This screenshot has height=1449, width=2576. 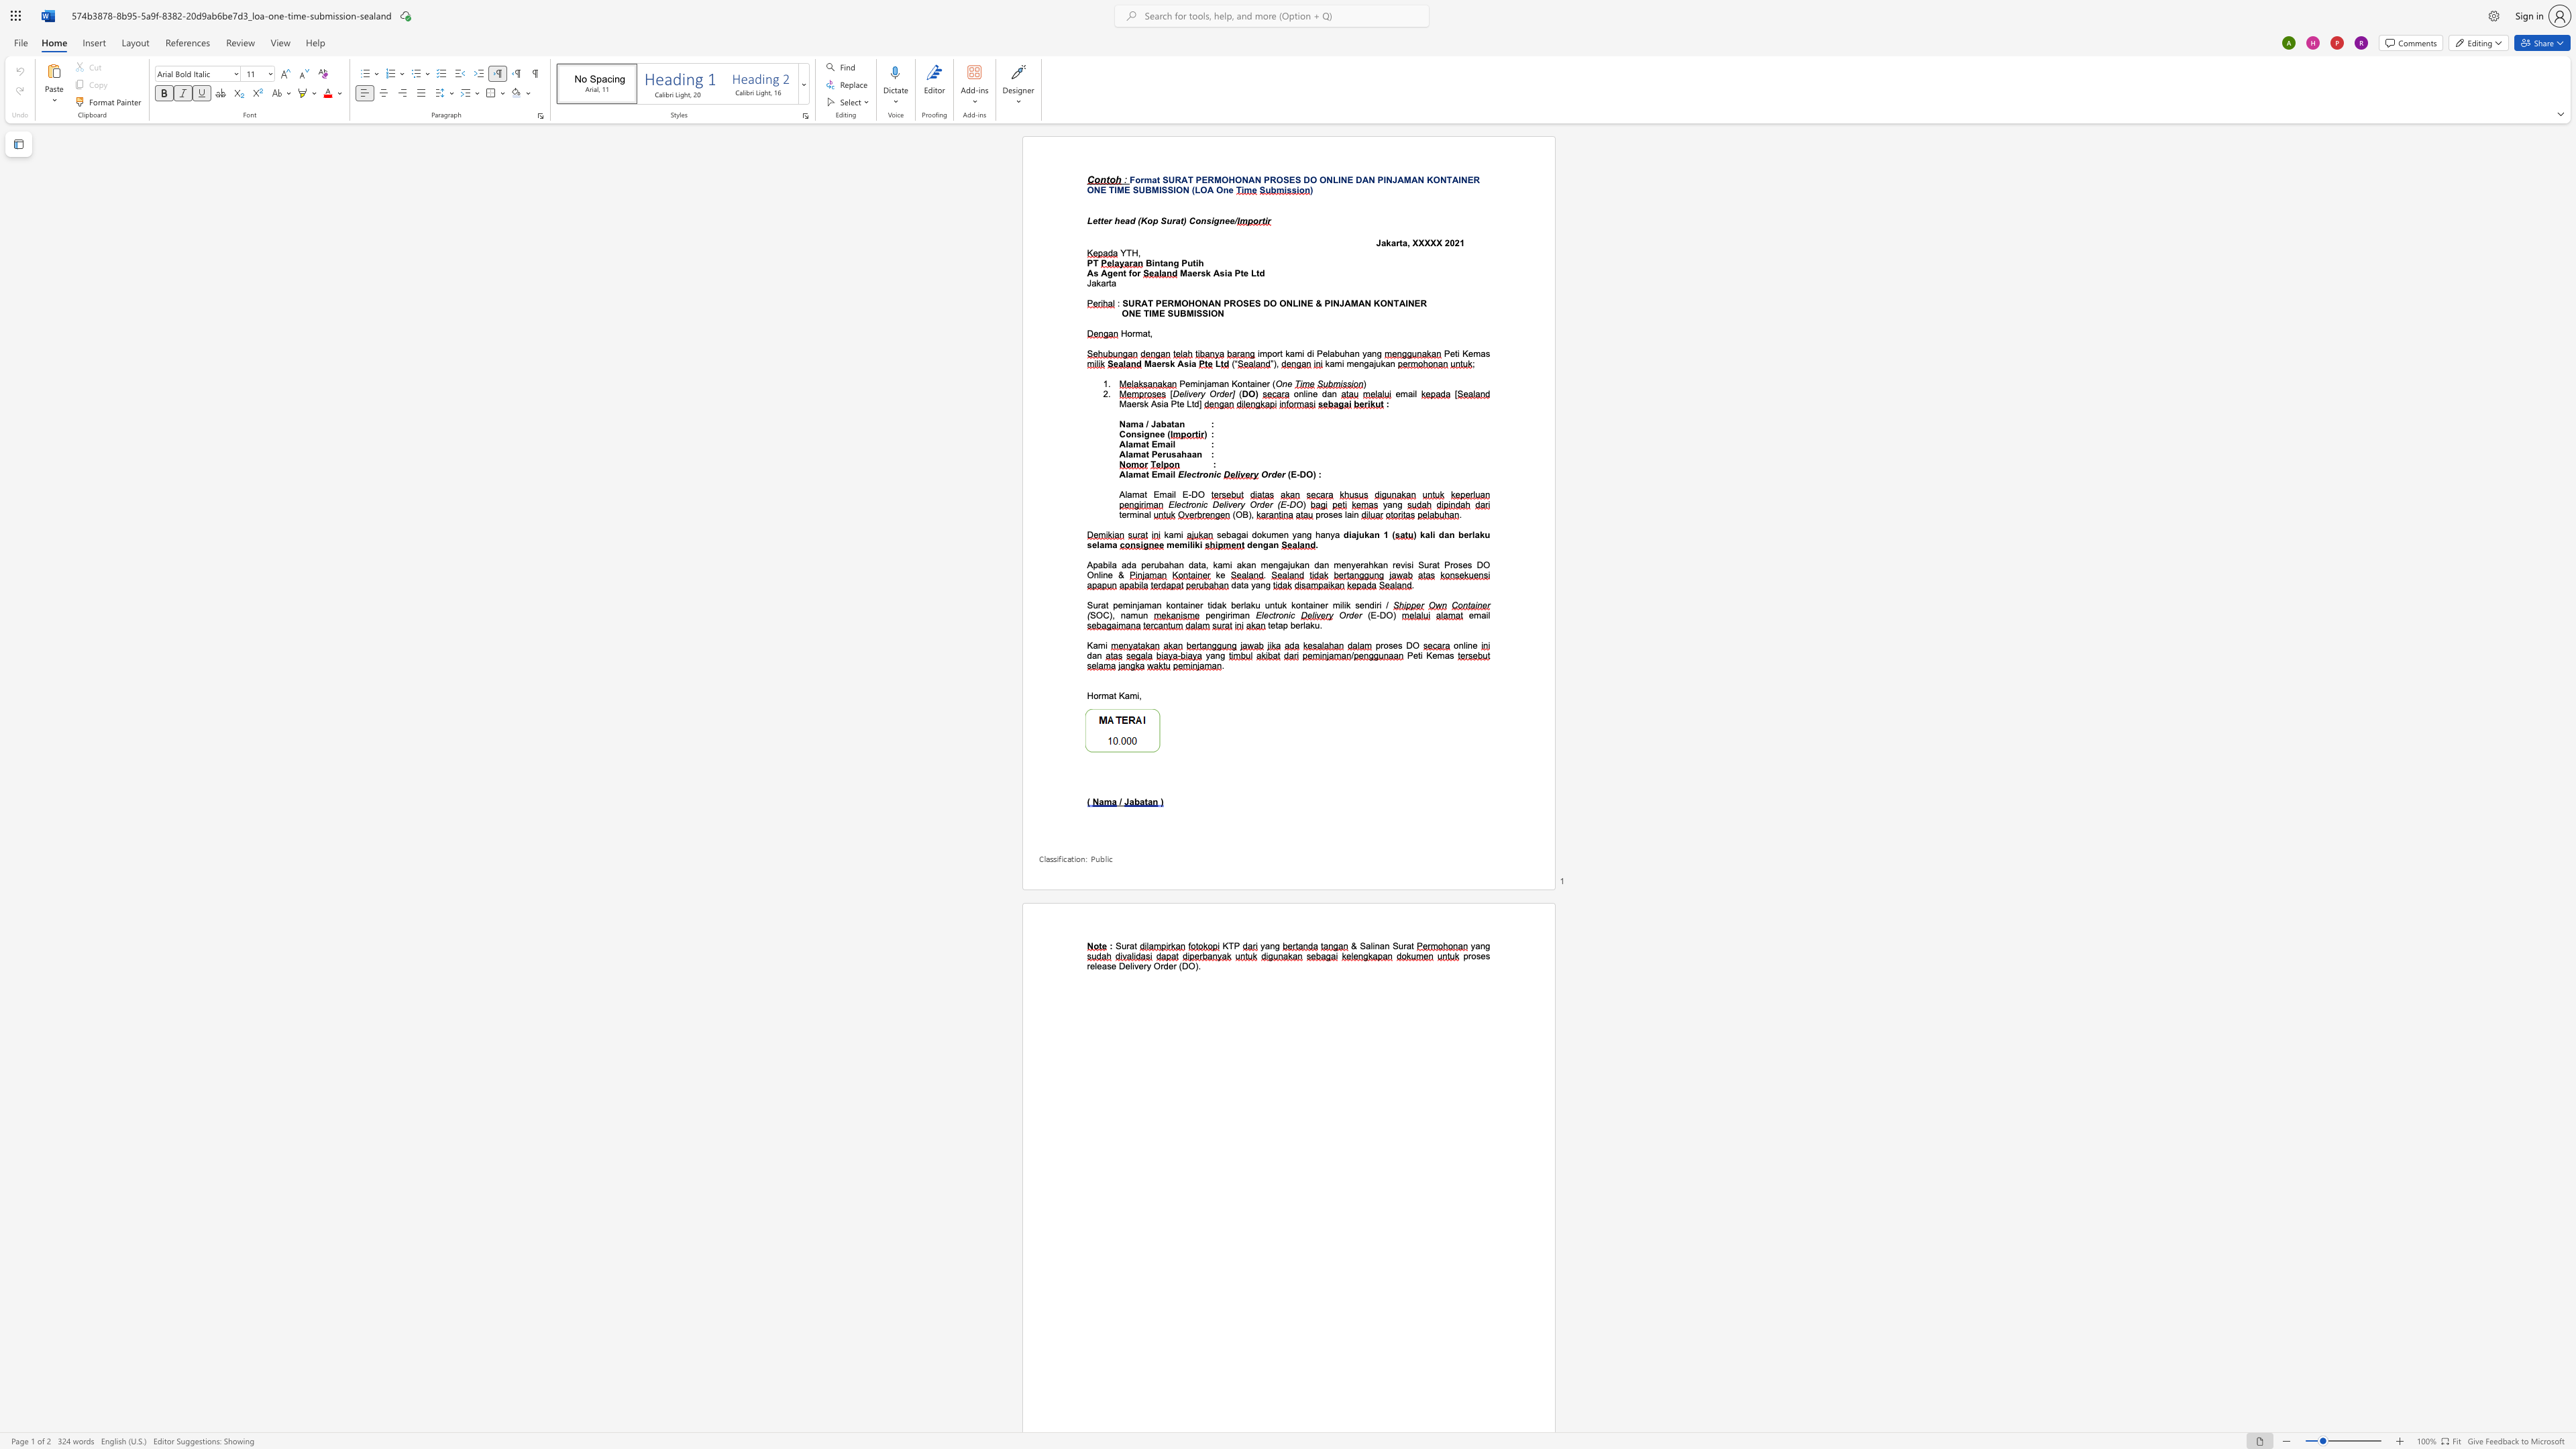 What do you see at coordinates (1397, 945) in the screenshot?
I see `the subset text "ura" within the text "& Salinan Surat"` at bounding box center [1397, 945].